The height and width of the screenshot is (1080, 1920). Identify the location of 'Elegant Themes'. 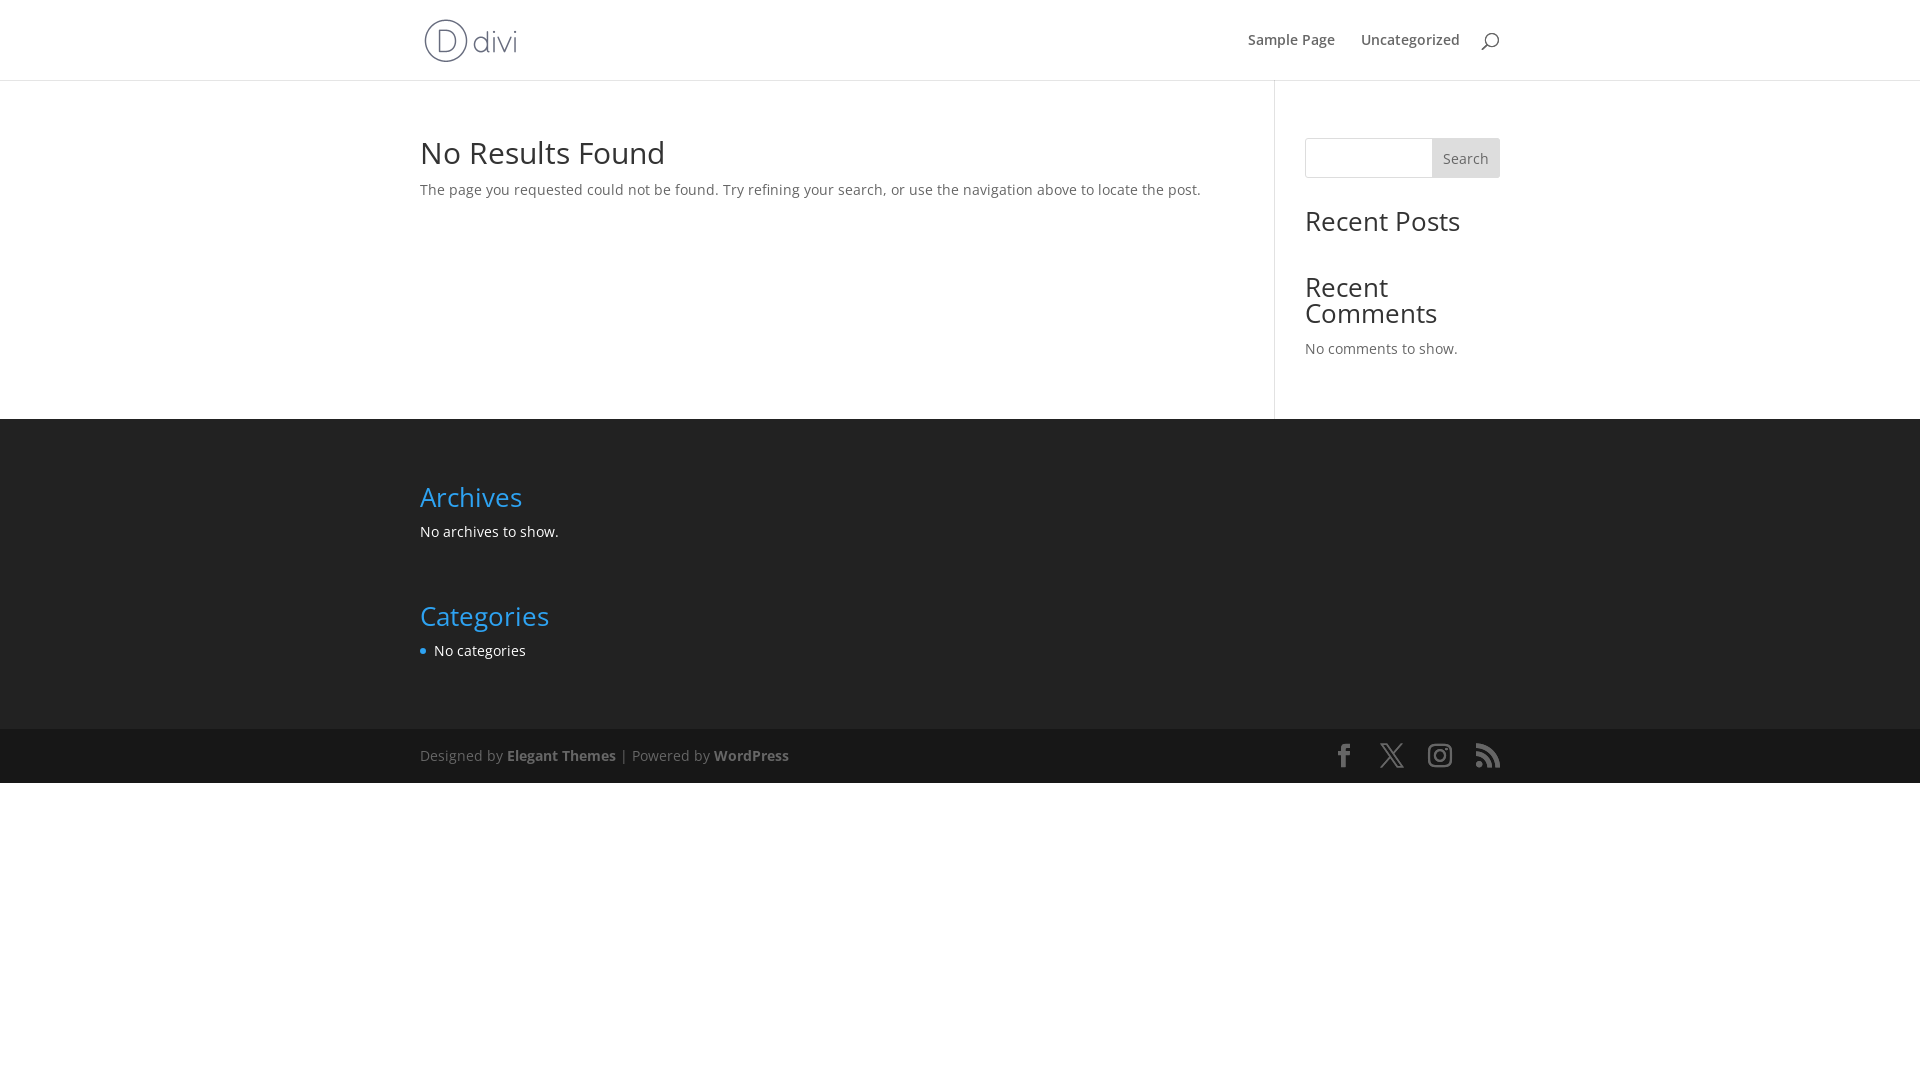
(560, 755).